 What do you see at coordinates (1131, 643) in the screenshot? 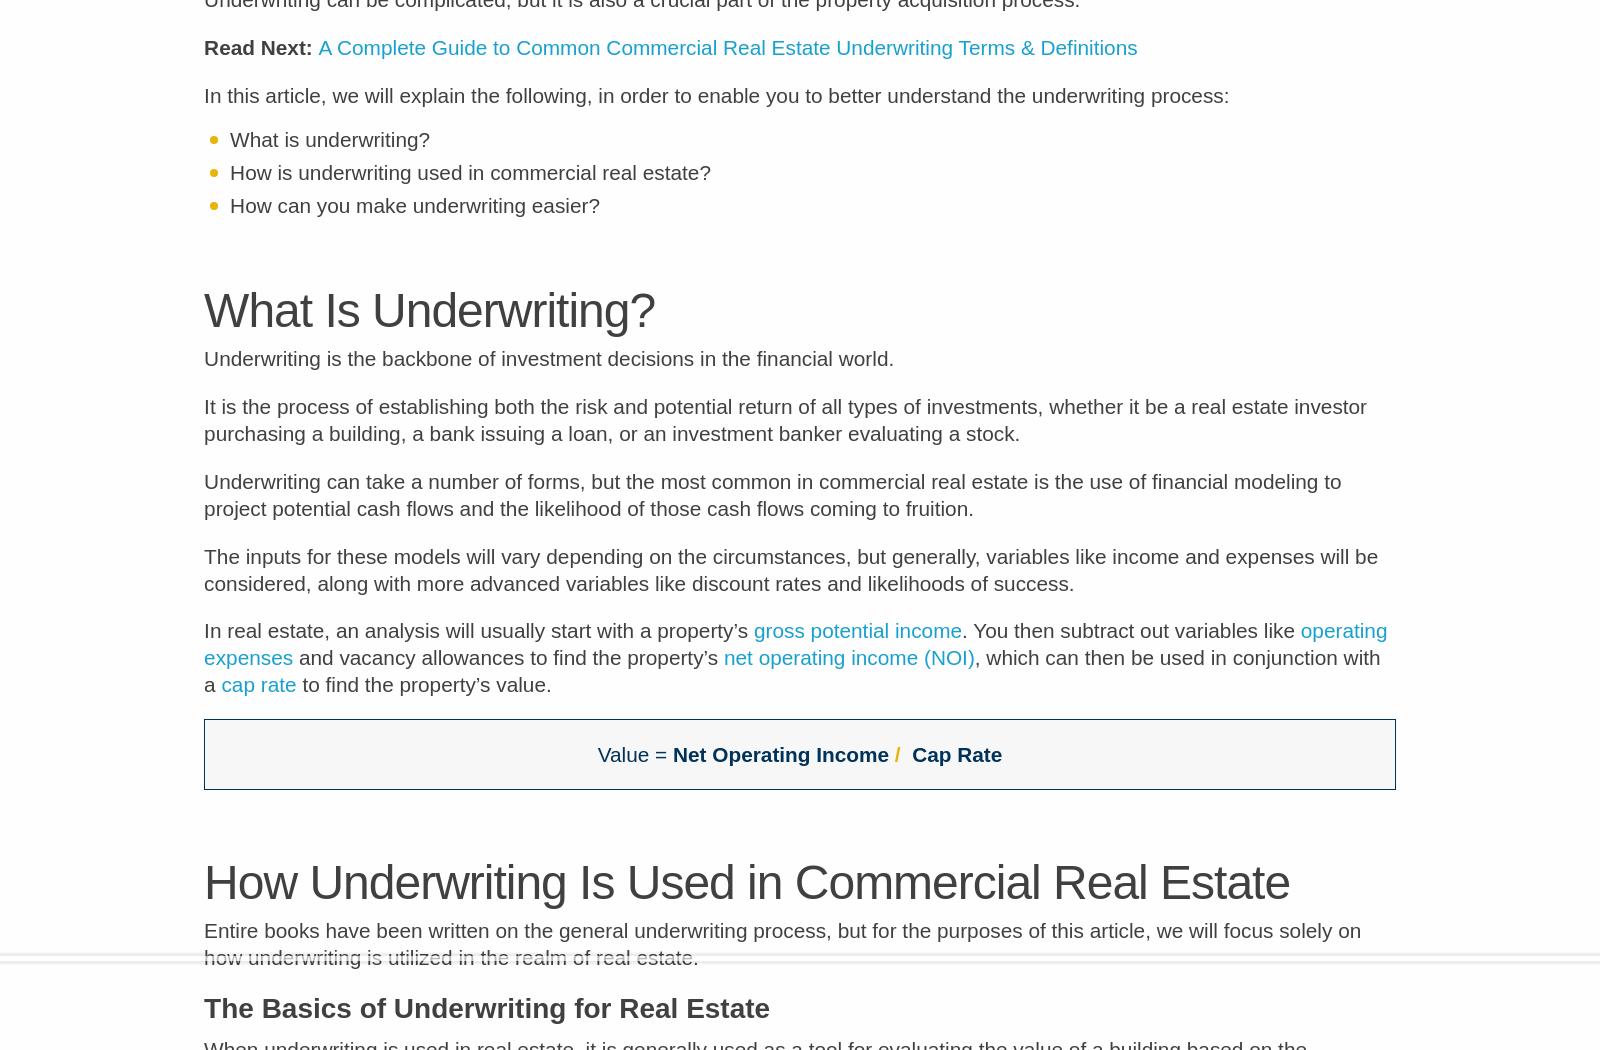
I see `'. You then subtract out variables like'` at bounding box center [1131, 643].